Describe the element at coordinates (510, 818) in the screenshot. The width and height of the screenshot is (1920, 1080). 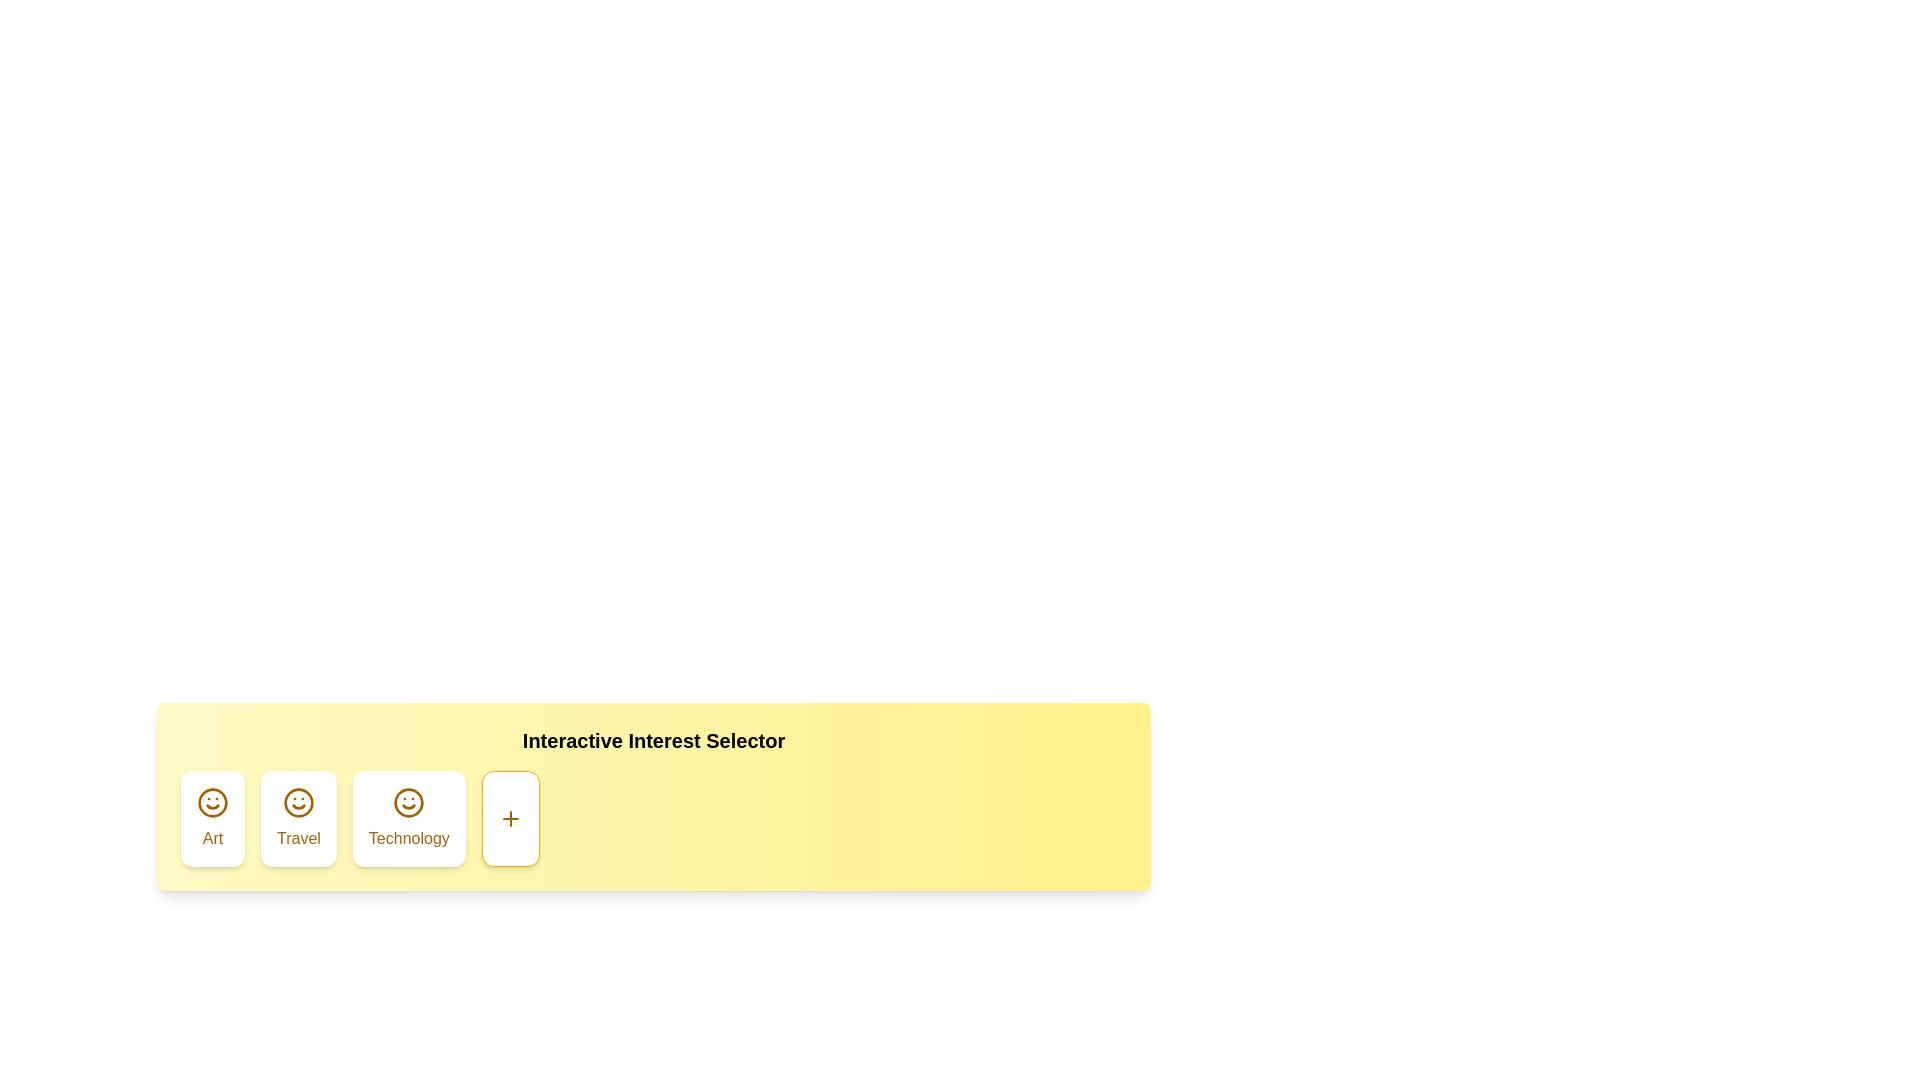
I see `the add button to add a new interest` at that location.